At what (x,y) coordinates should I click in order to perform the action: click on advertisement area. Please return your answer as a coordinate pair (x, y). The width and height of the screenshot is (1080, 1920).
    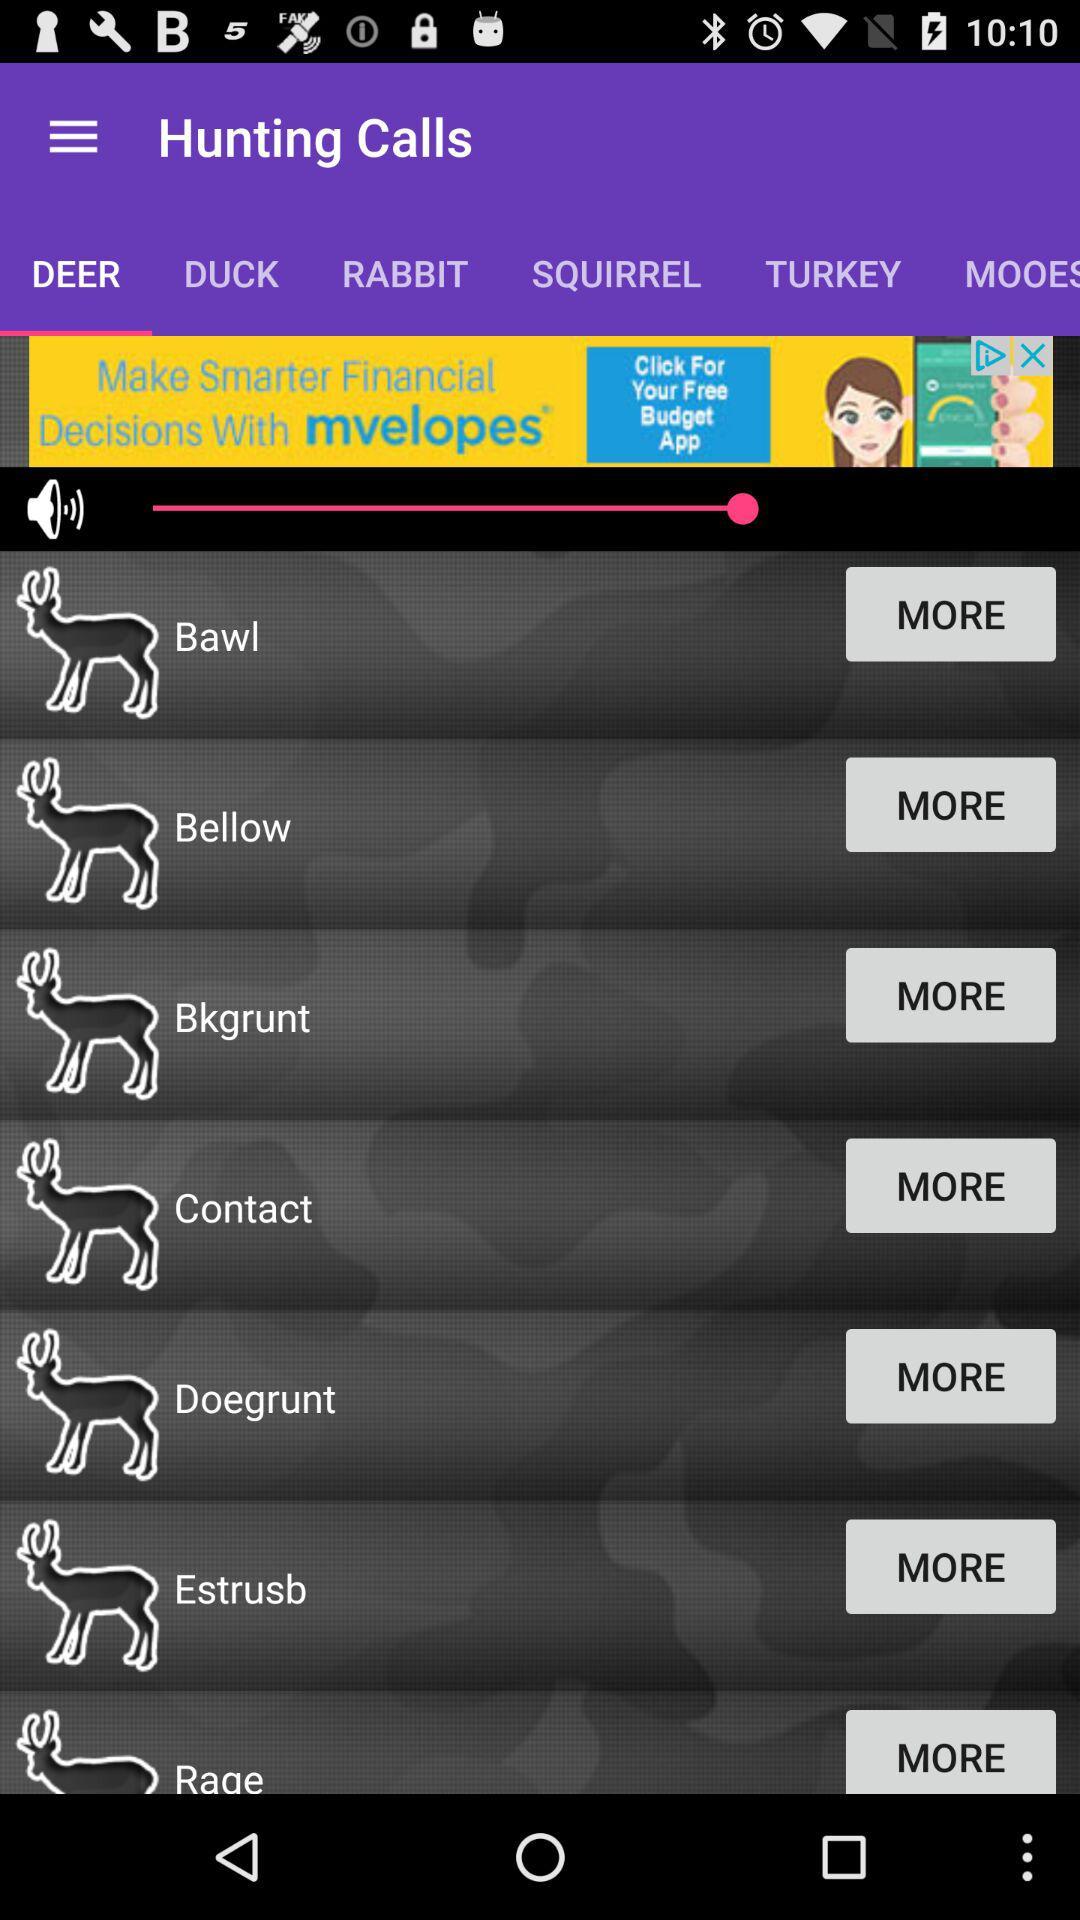
    Looking at the image, I should click on (540, 400).